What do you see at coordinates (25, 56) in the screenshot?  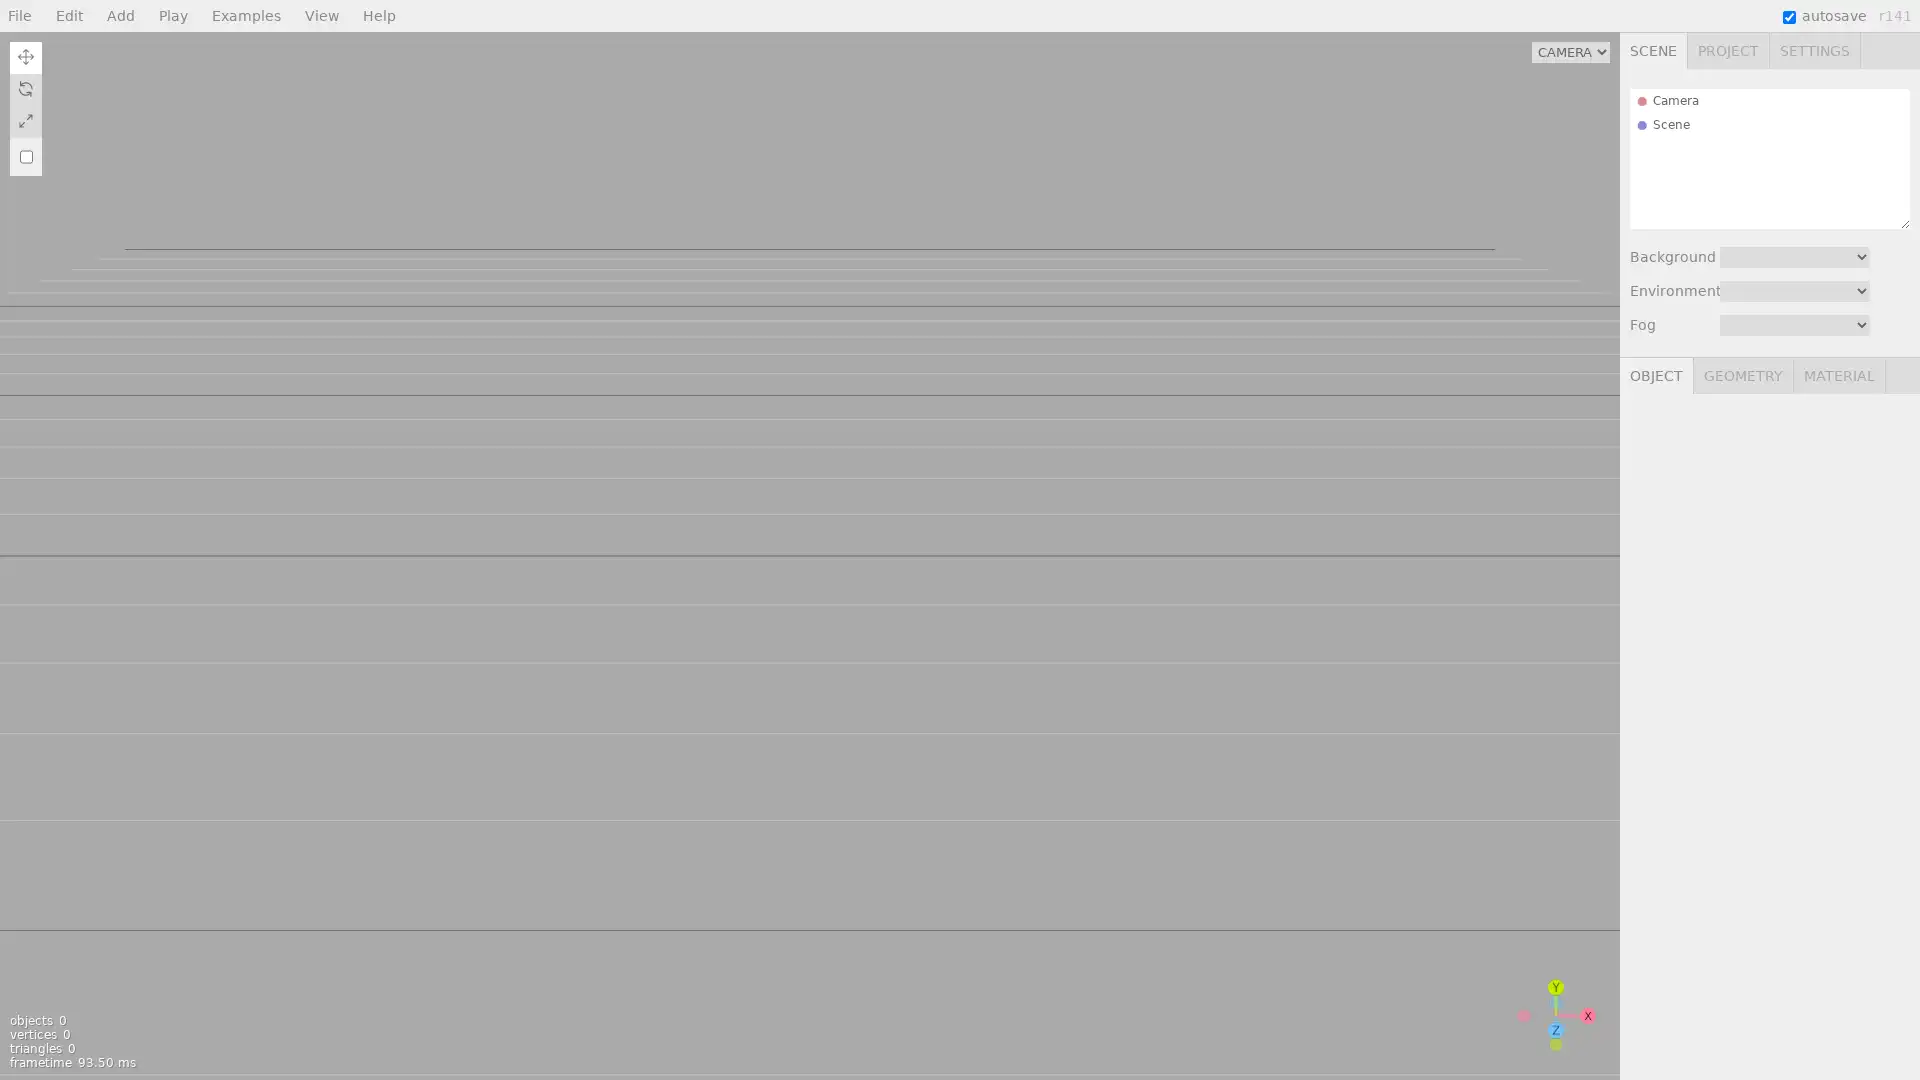 I see `Translate` at bounding box center [25, 56].